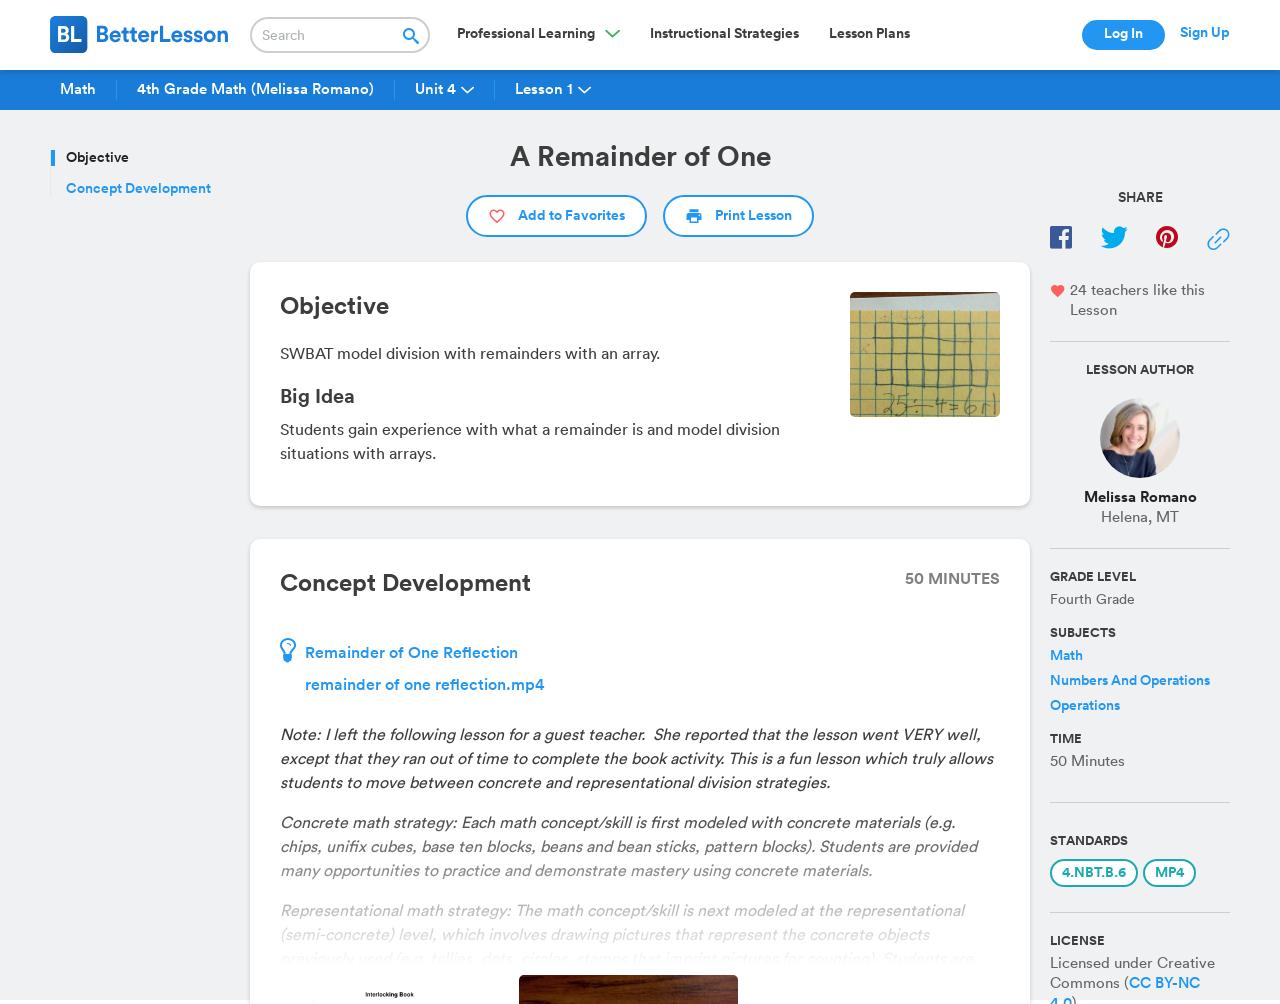 The image size is (1280, 1004). What do you see at coordinates (1149, 517) in the screenshot?
I see `','` at bounding box center [1149, 517].